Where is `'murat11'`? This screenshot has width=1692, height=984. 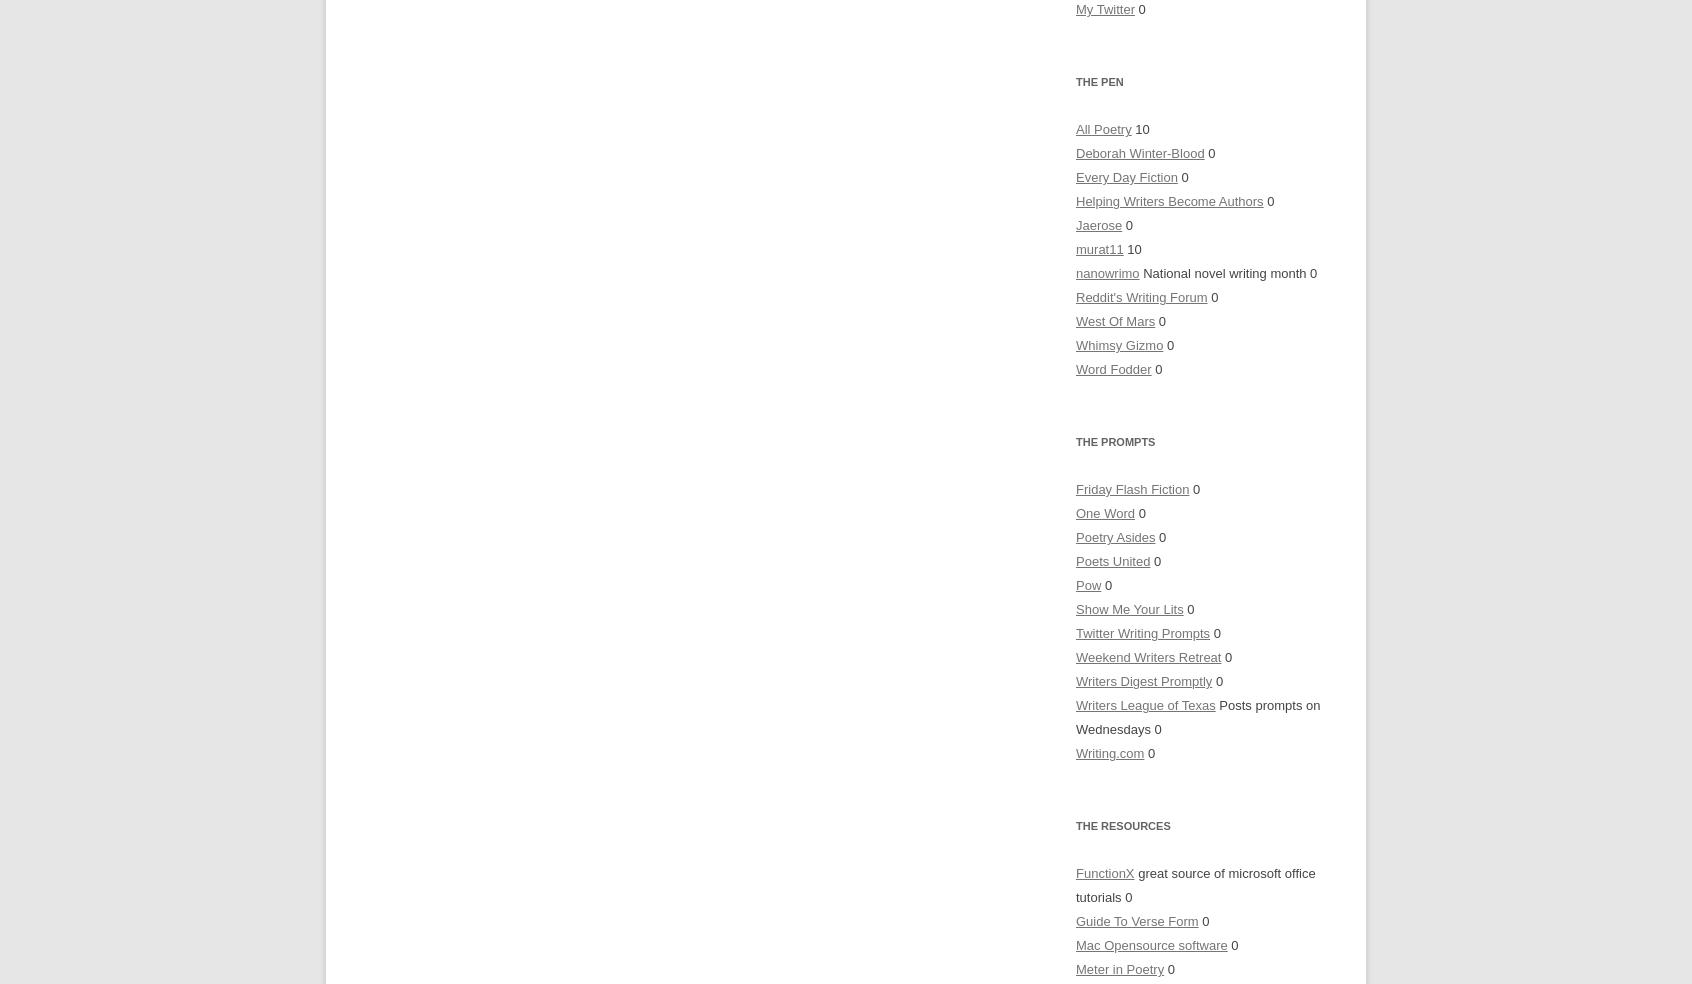
'murat11' is located at coordinates (1099, 248).